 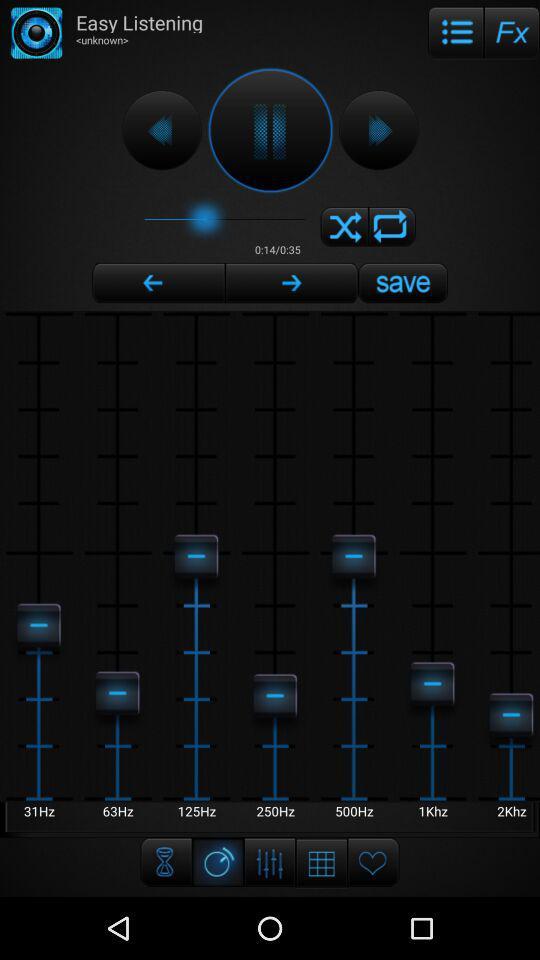 I want to click on the item below the 0 15 0 icon, so click(x=290, y=282).